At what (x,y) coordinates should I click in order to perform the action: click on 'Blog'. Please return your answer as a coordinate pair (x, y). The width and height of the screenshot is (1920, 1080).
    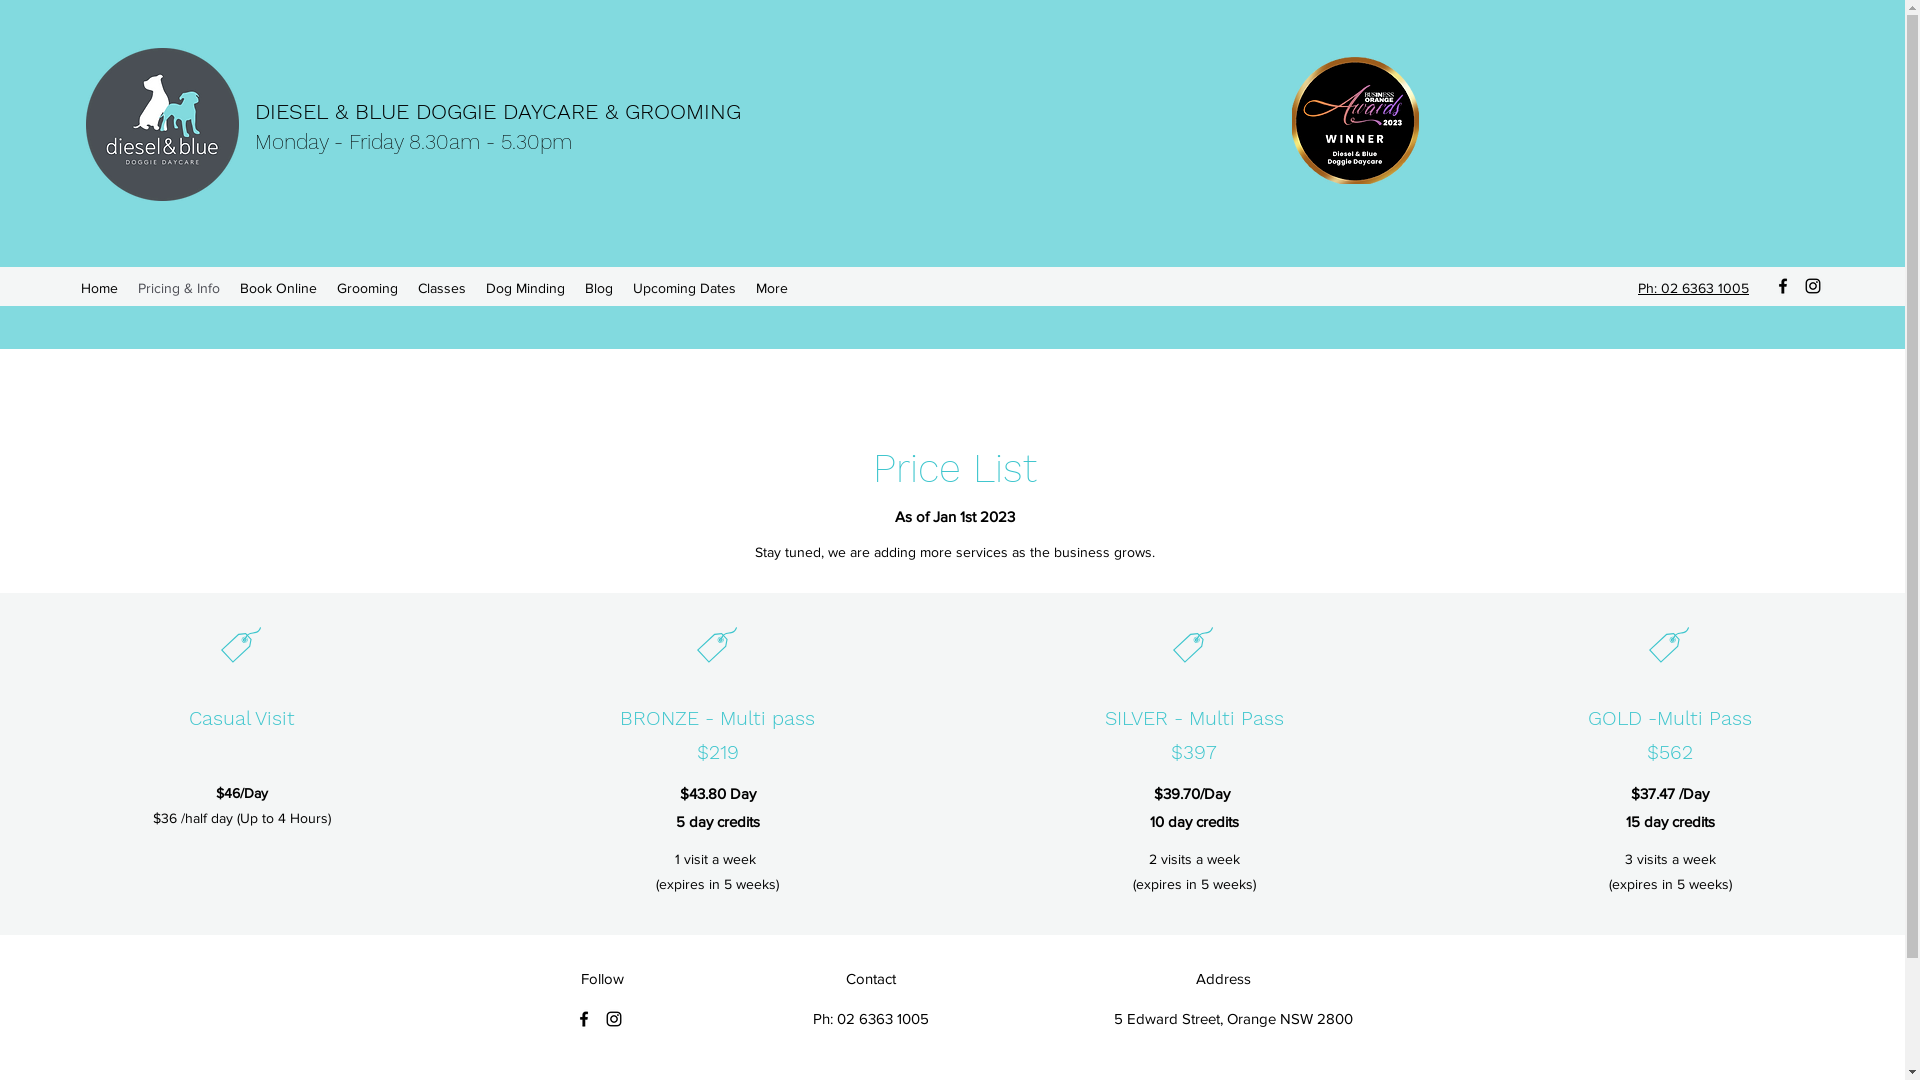
    Looking at the image, I should click on (598, 288).